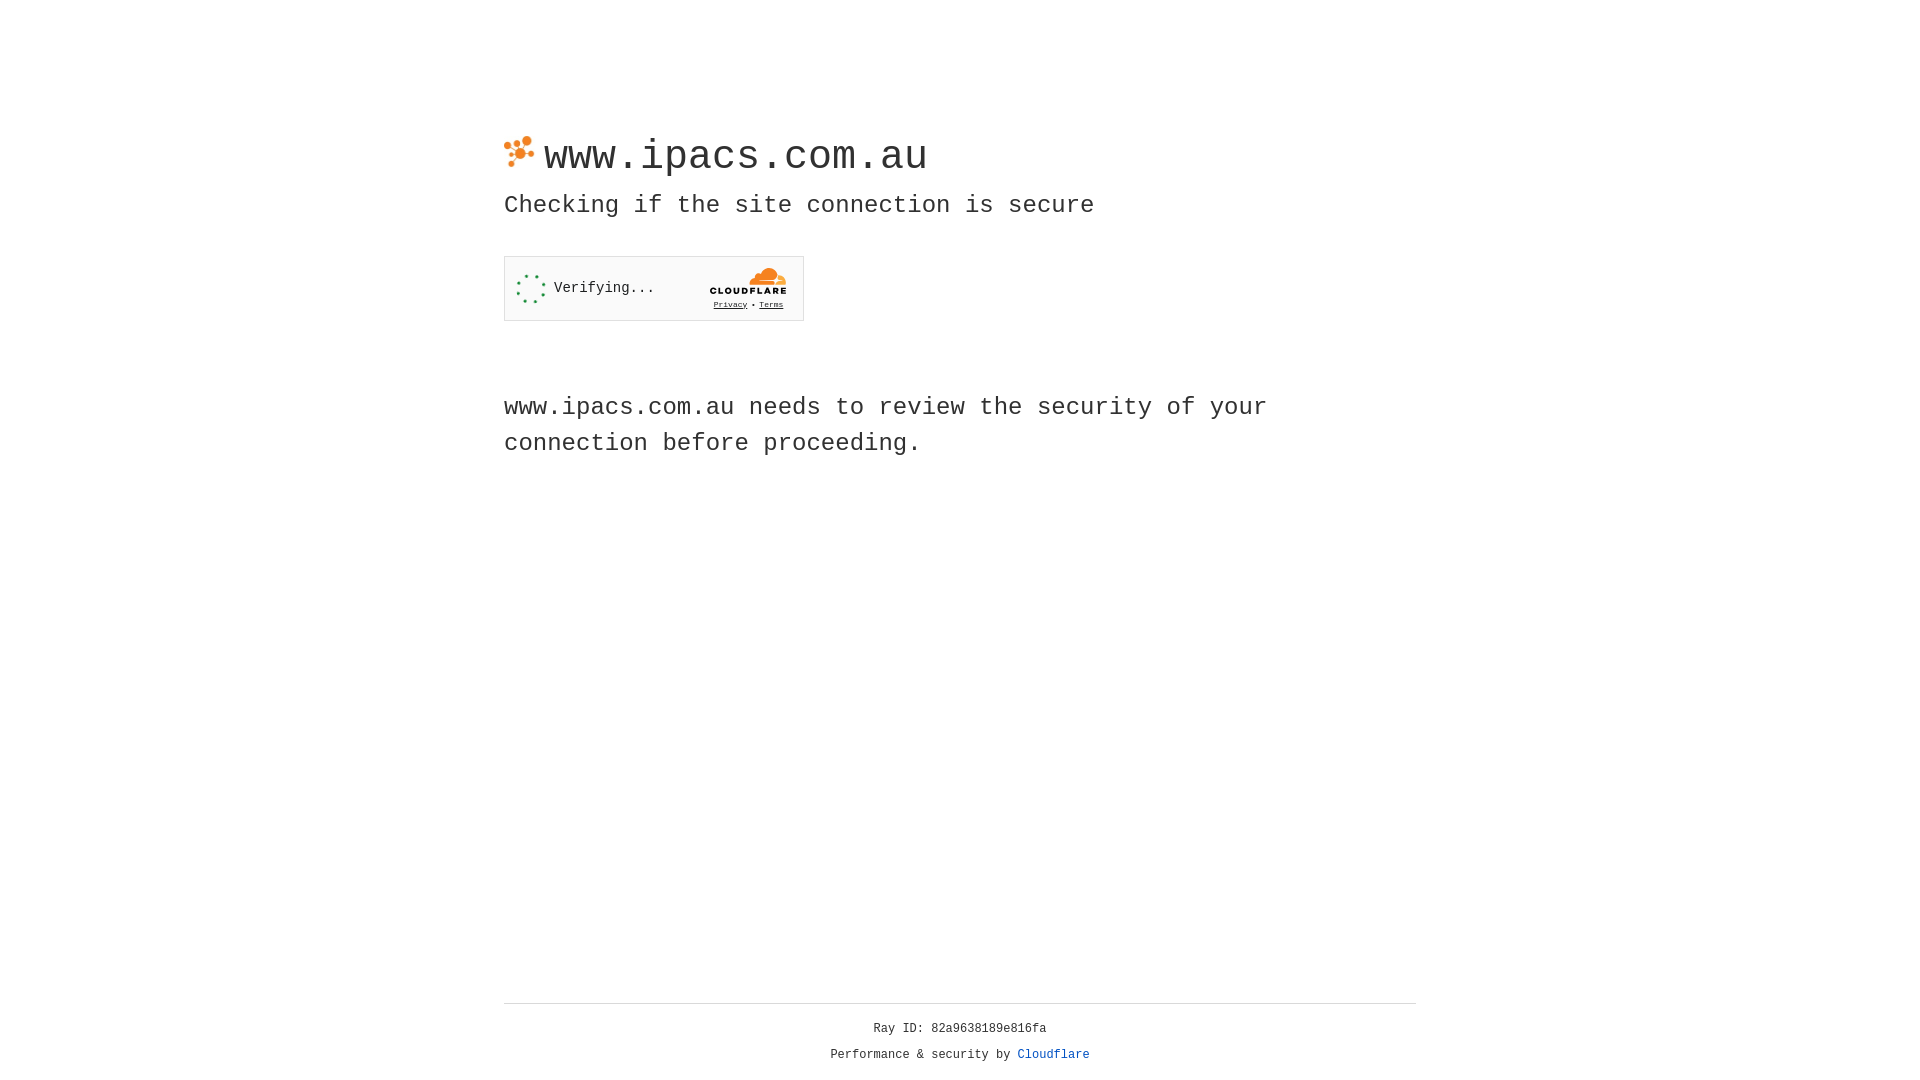  I want to click on 'Cloudflare', so click(1017, 1054).